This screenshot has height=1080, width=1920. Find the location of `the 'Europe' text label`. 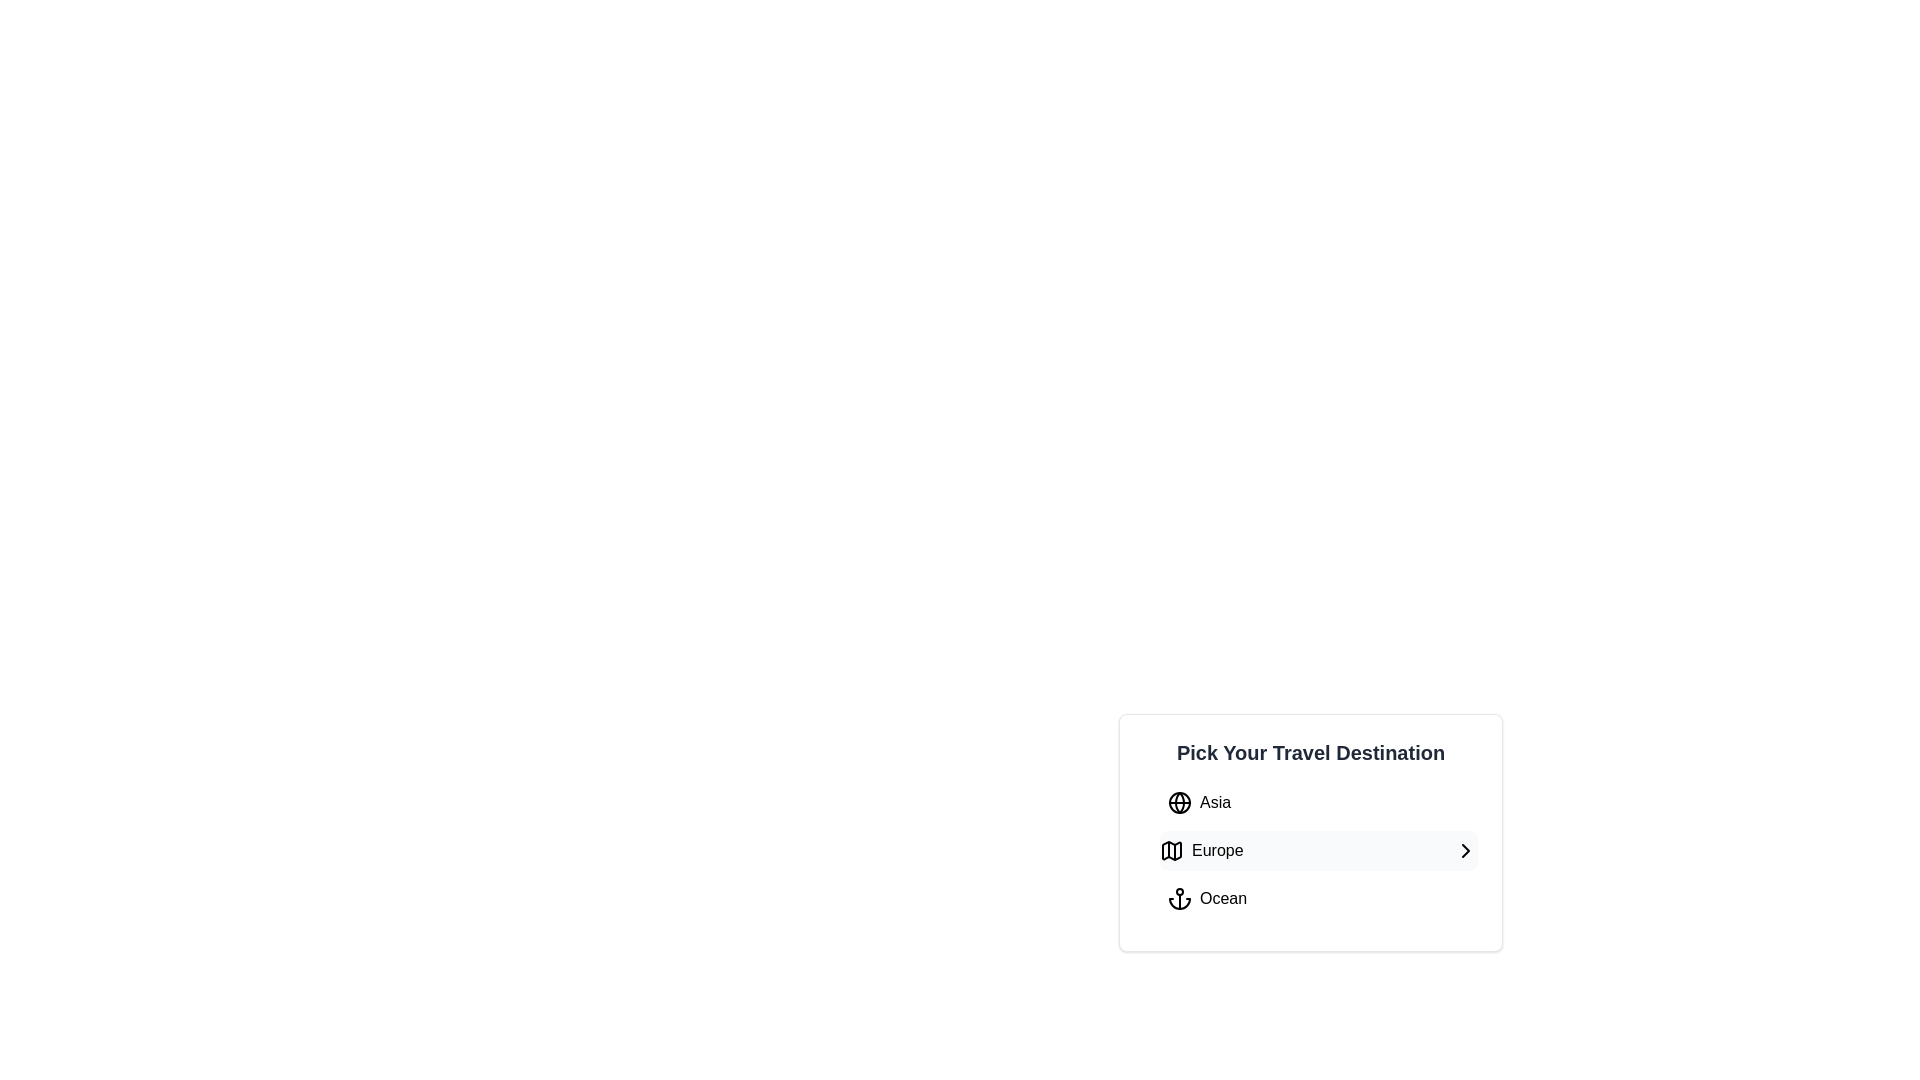

the 'Europe' text label is located at coordinates (1216, 851).